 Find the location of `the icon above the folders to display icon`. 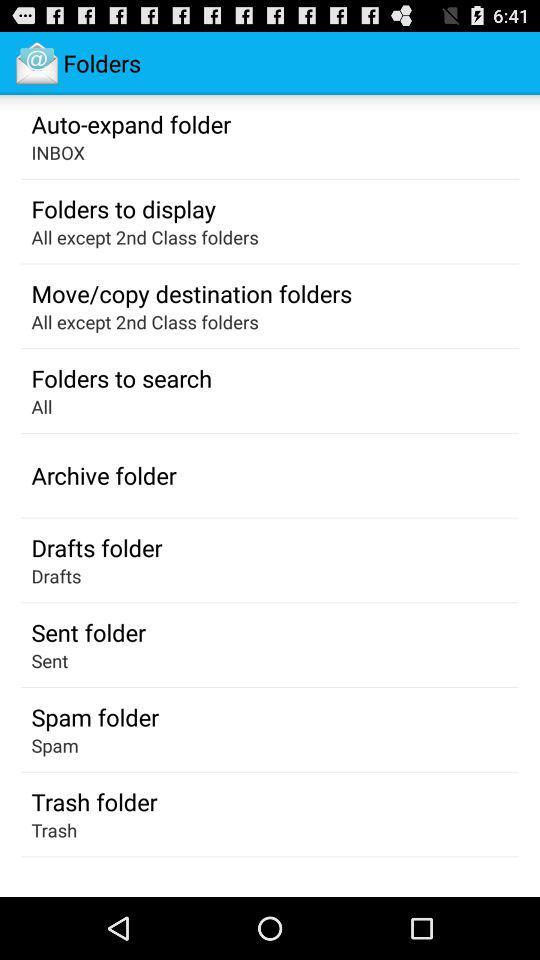

the icon above the folders to display icon is located at coordinates (58, 151).